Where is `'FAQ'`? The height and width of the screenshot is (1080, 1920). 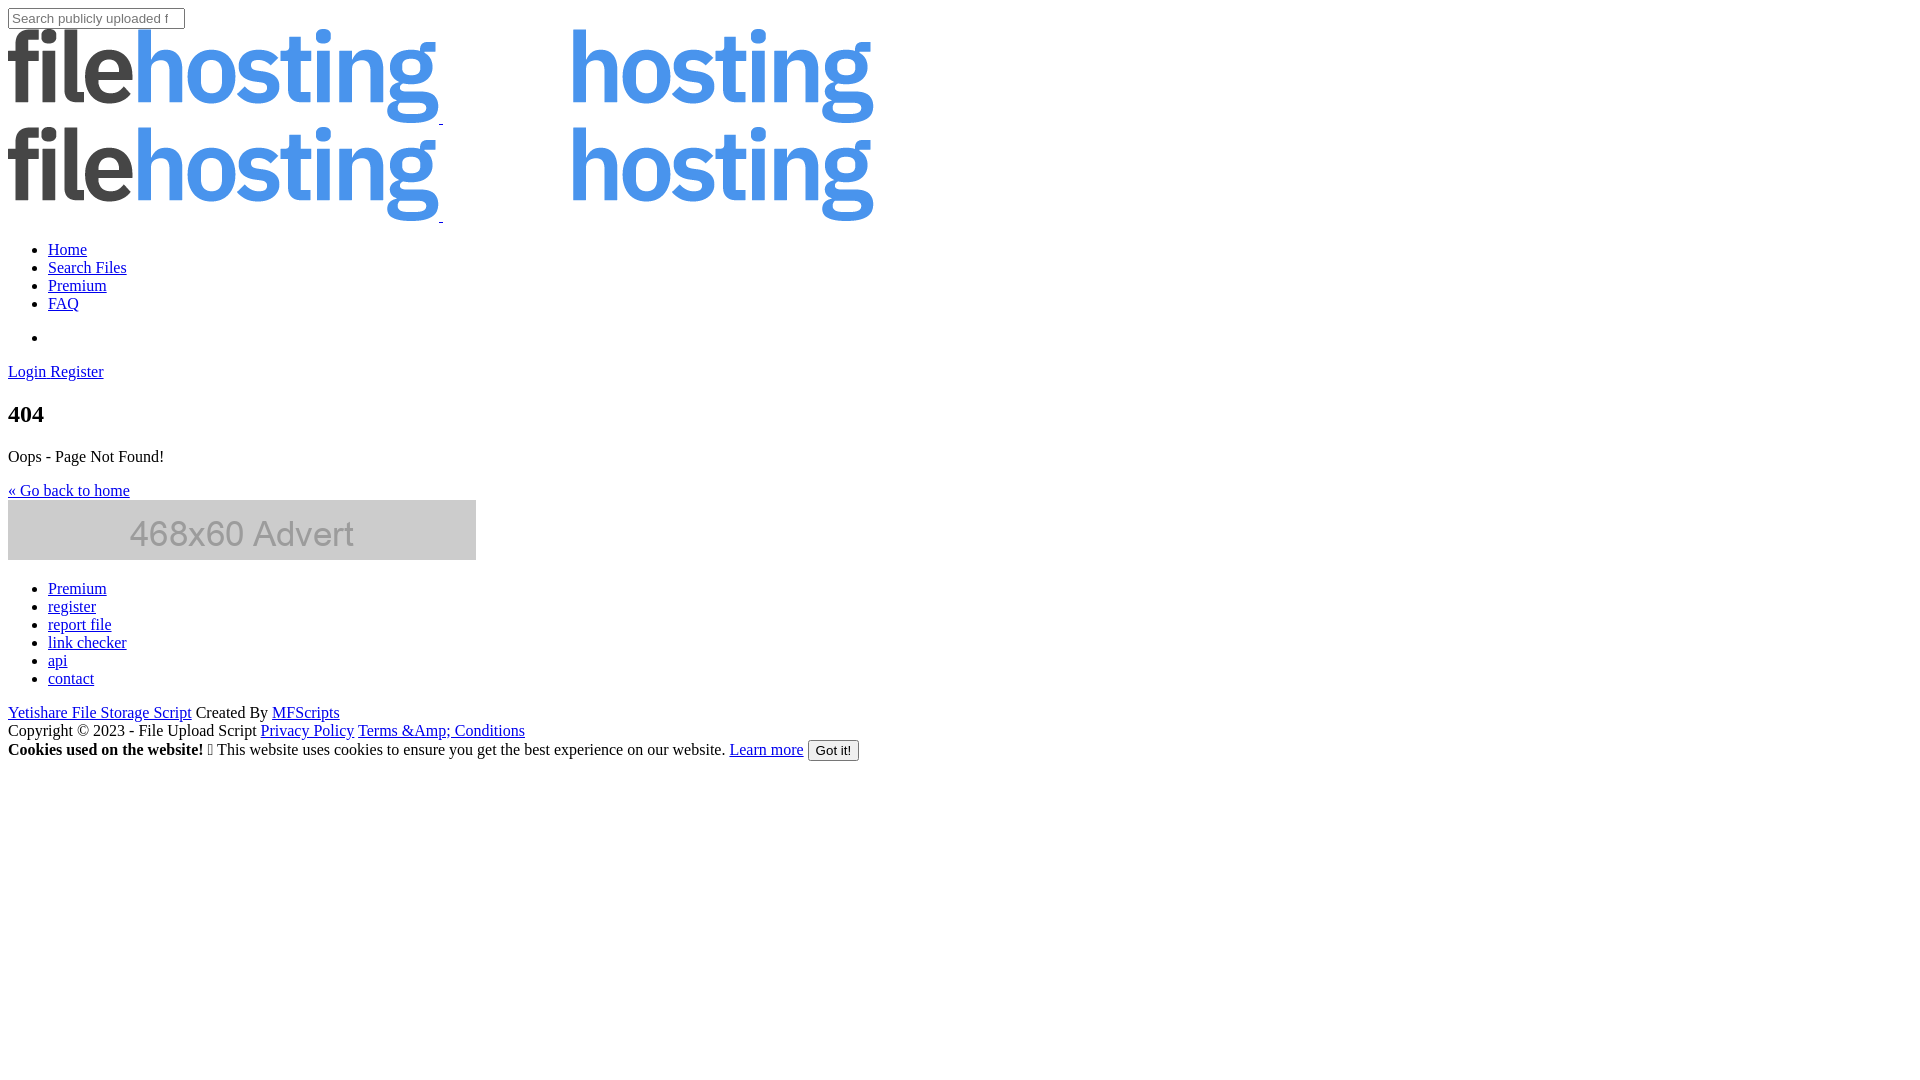 'FAQ' is located at coordinates (63, 303).